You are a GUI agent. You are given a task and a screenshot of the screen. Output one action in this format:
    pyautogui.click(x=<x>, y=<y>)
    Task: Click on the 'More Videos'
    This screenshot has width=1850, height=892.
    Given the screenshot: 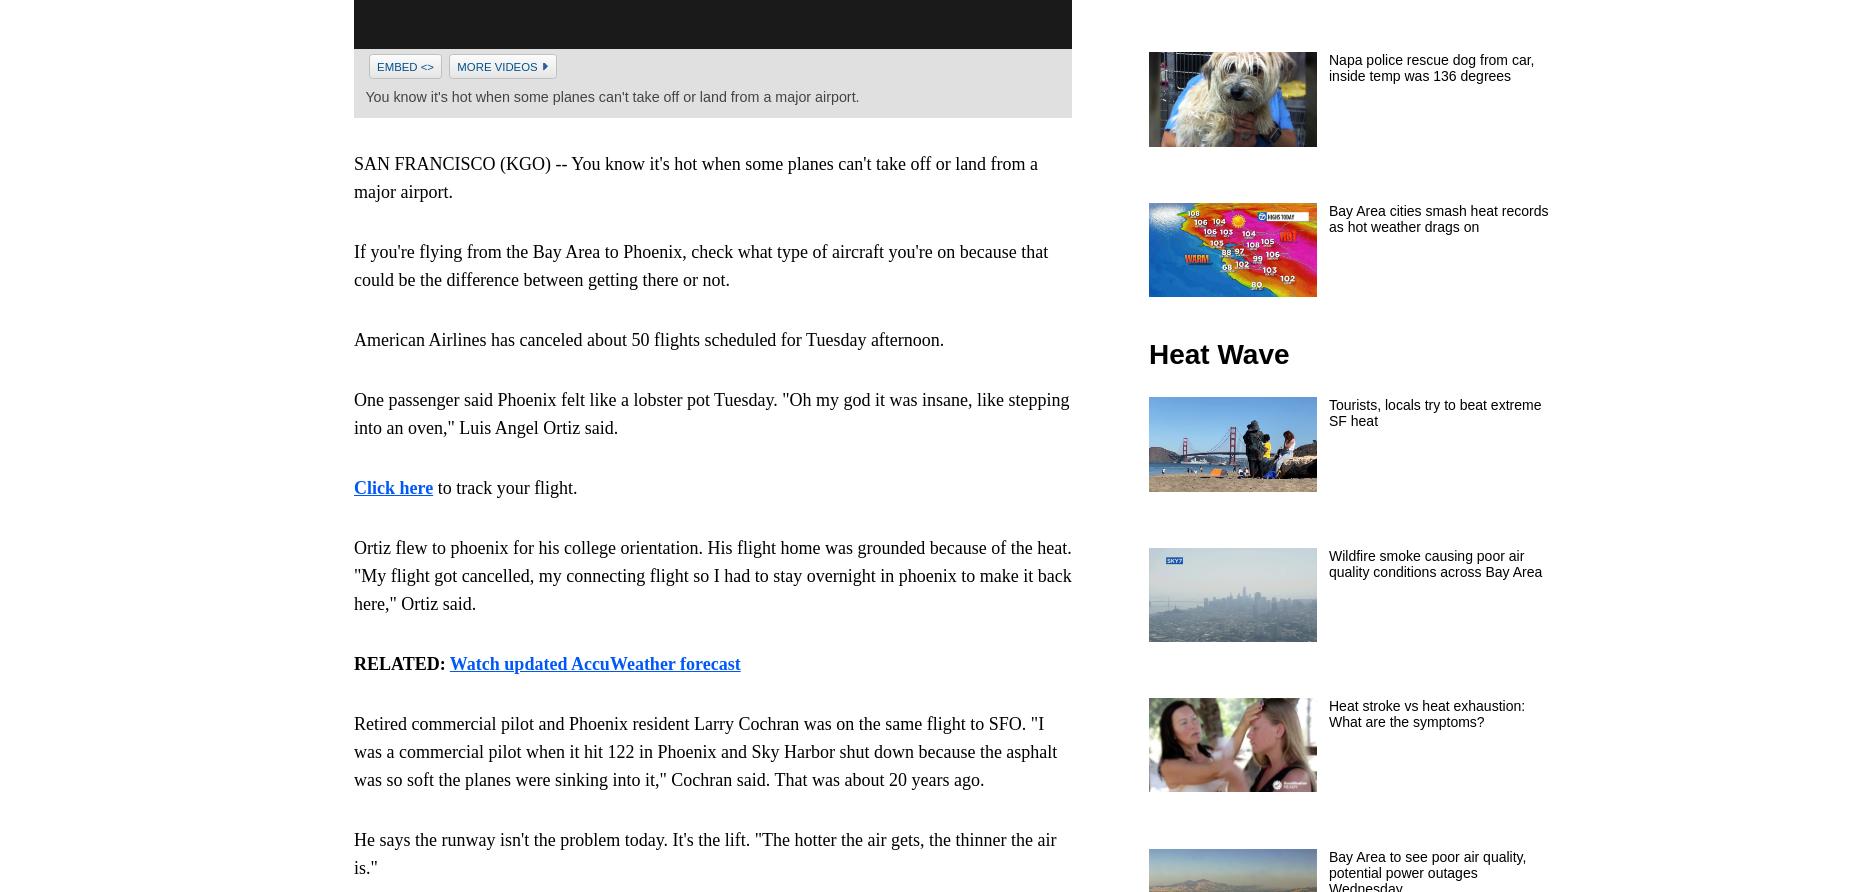 What is the action you would take?
    pyautogui.click(x=498, y=66)
    